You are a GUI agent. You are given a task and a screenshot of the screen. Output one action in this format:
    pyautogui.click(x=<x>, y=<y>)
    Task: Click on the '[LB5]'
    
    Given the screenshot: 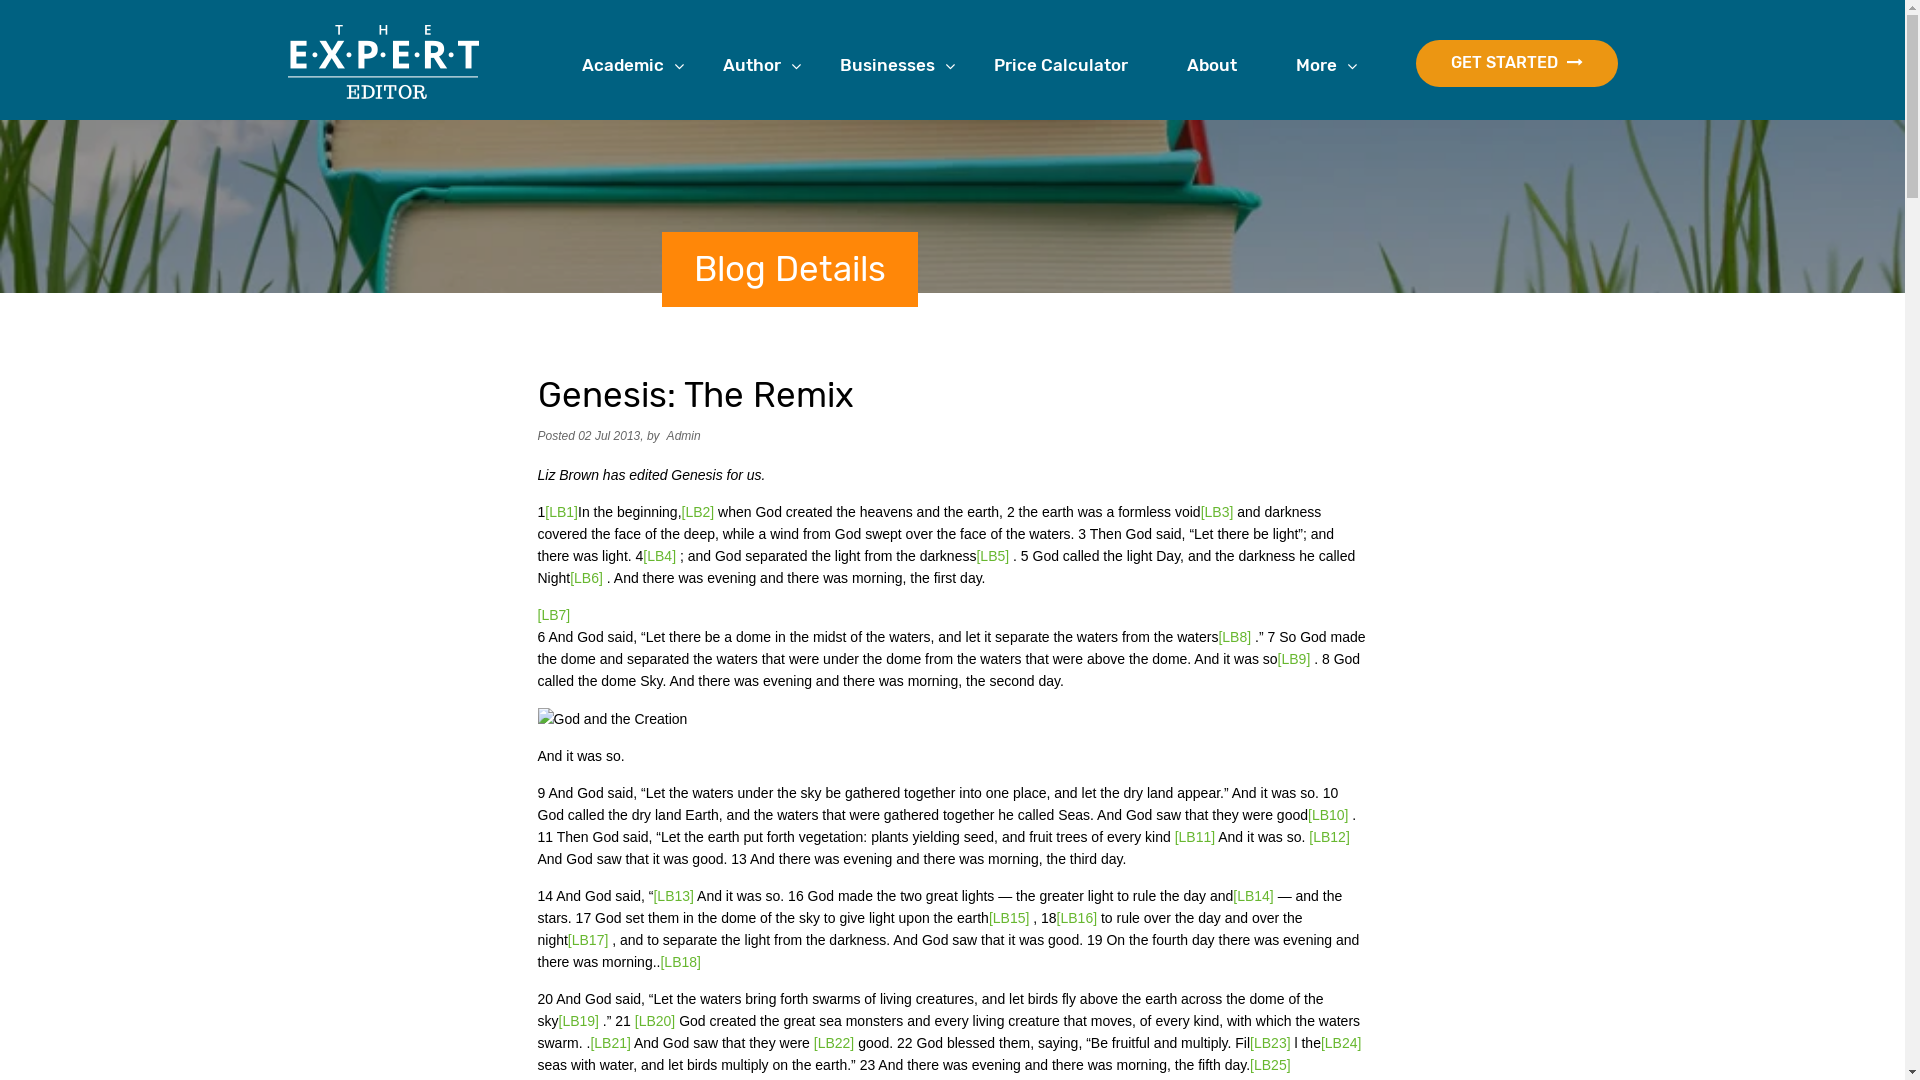 What is the action you would take?
    pyautogui.click(x=992, y=555)
    